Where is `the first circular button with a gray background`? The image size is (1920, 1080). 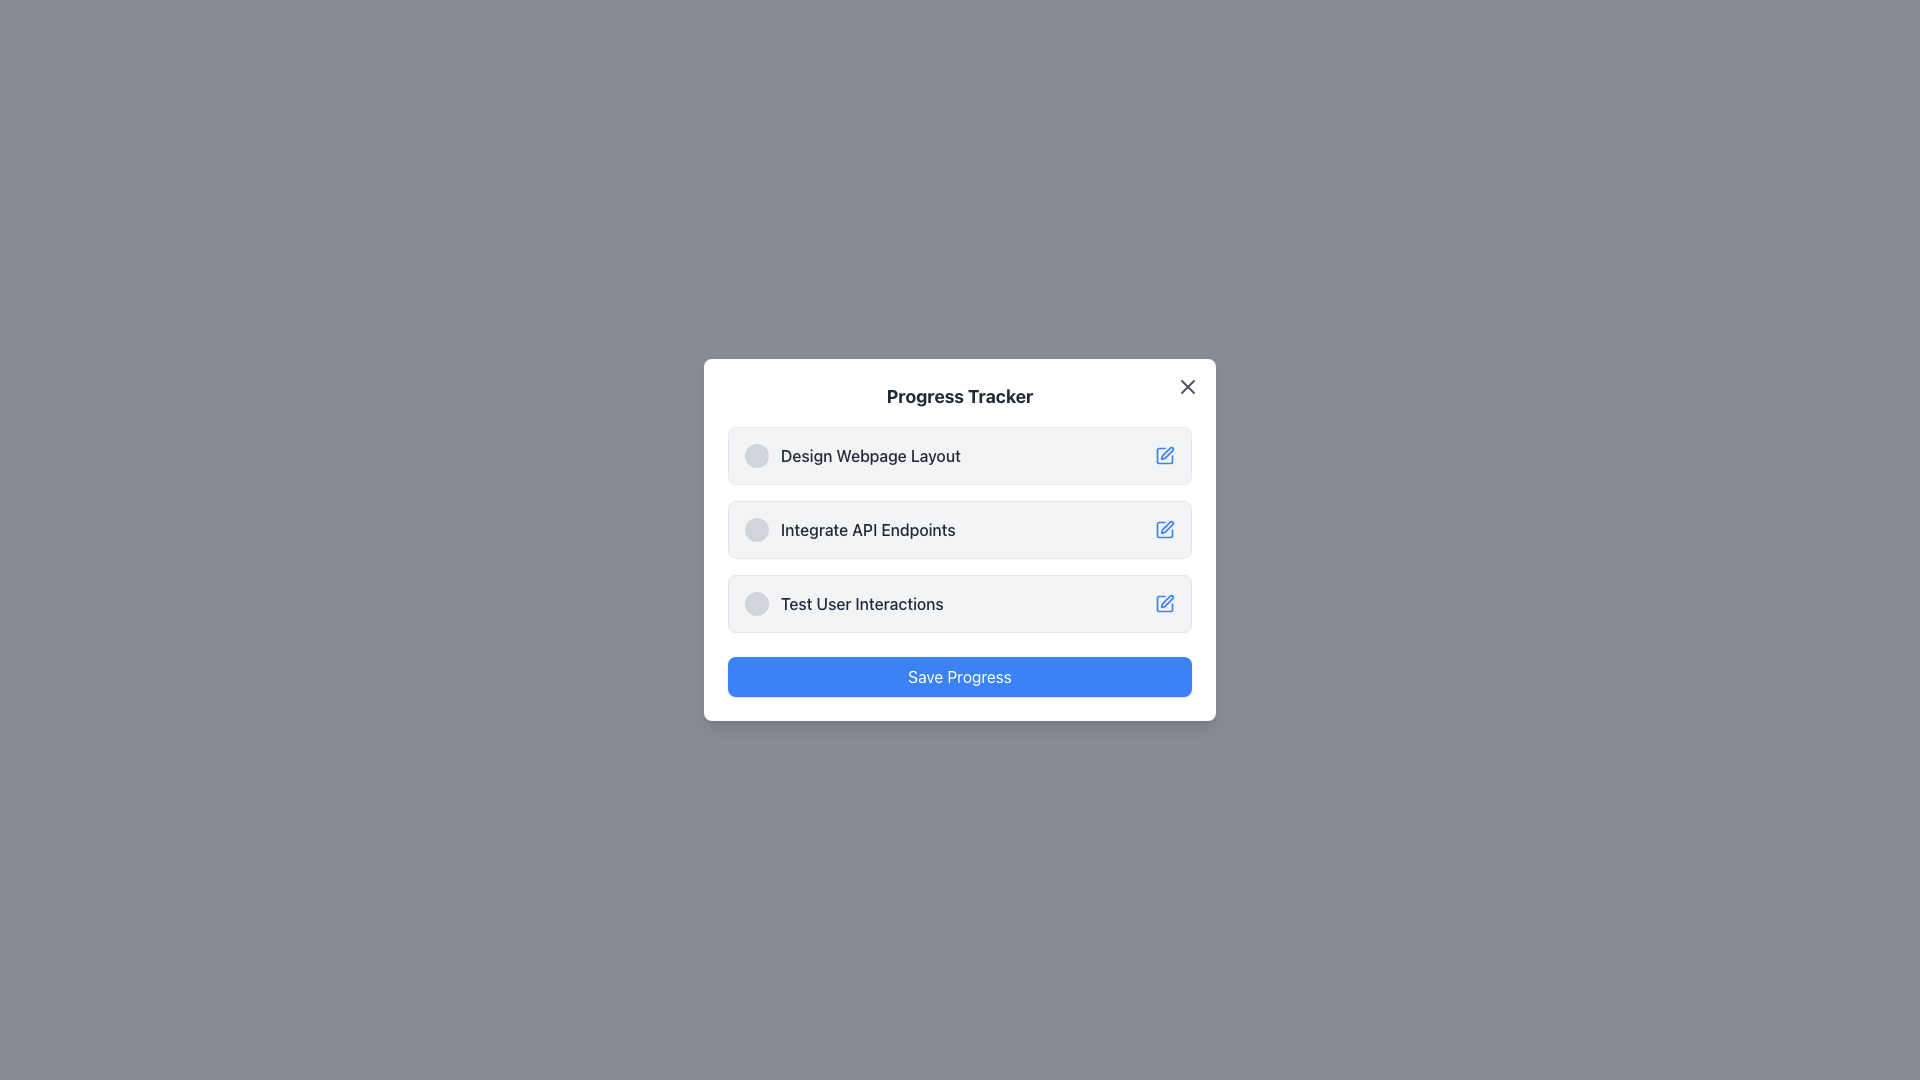
the first circular button with a gray background is located at coordinates (756, 603).